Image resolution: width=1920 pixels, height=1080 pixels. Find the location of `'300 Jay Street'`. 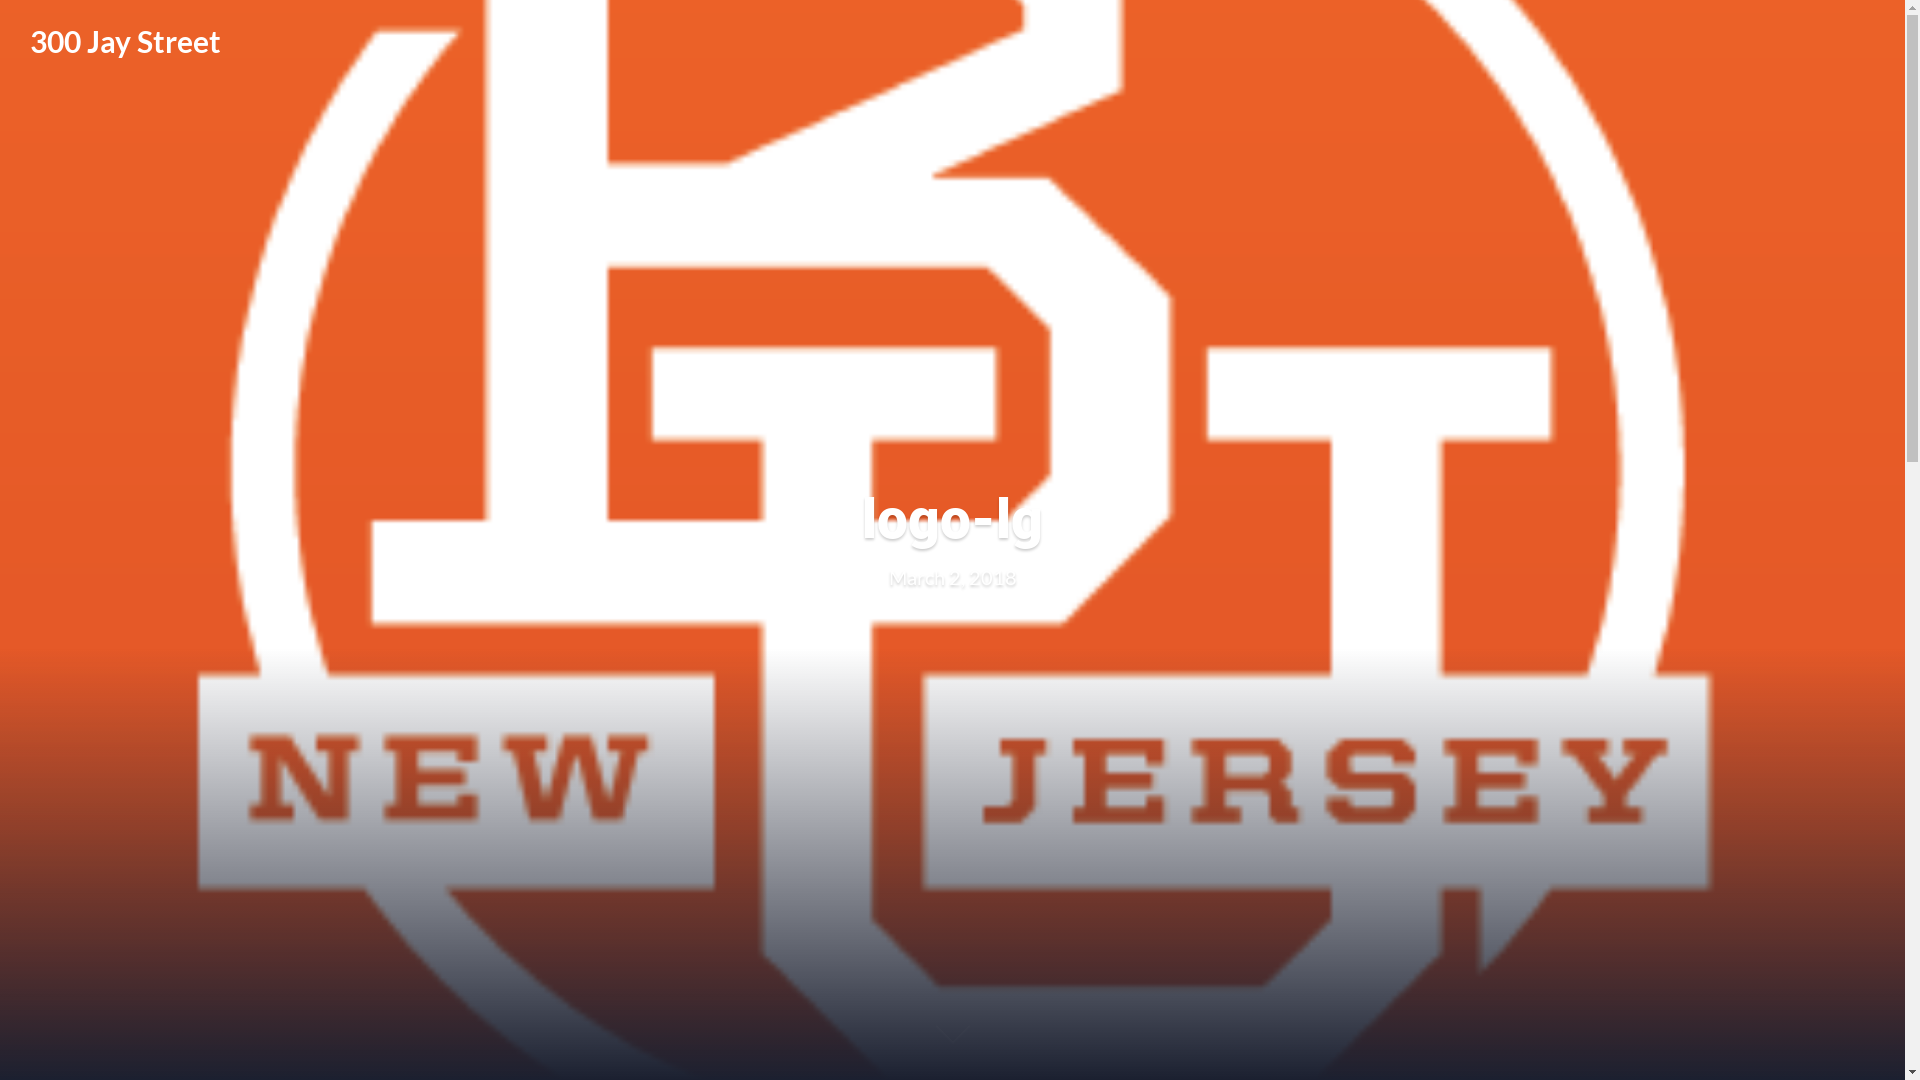

'300 Jay Street' is located at coordinates (124, 41).